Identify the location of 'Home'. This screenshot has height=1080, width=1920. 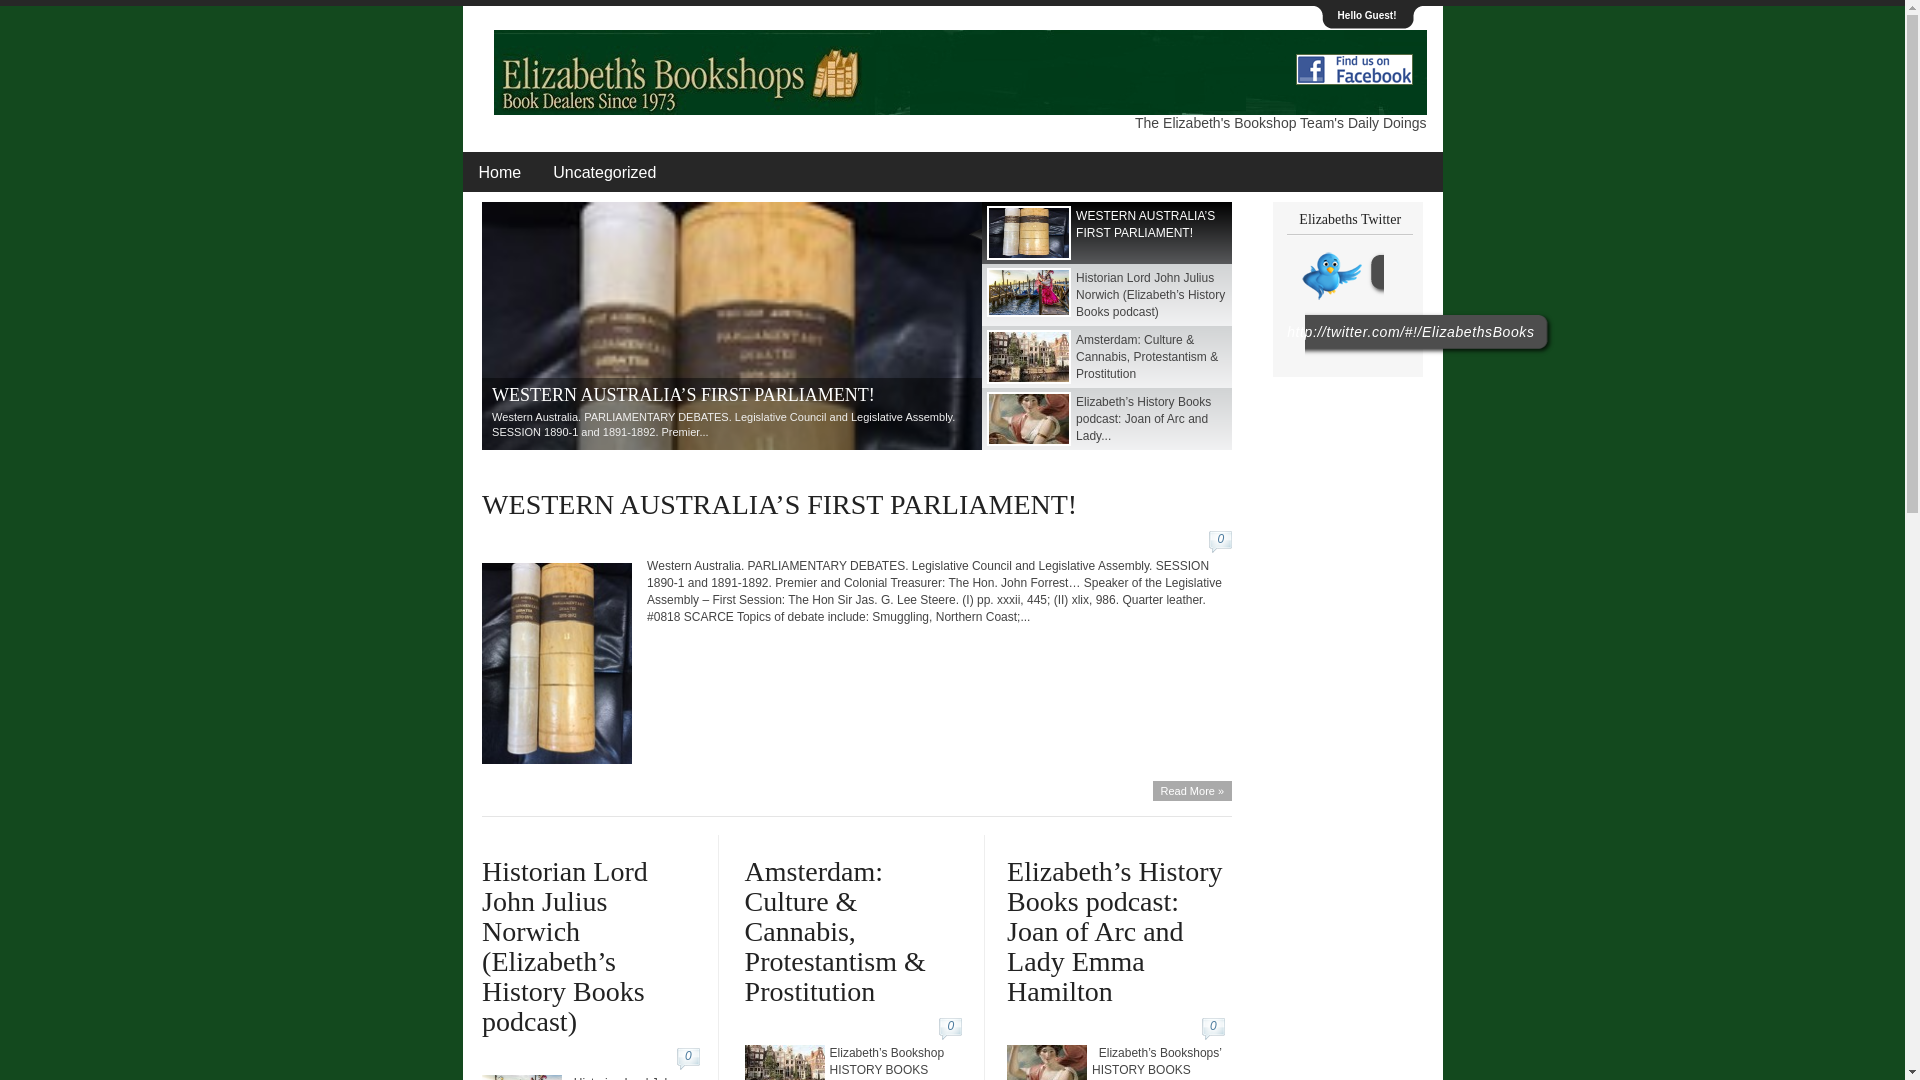
(460, 171).